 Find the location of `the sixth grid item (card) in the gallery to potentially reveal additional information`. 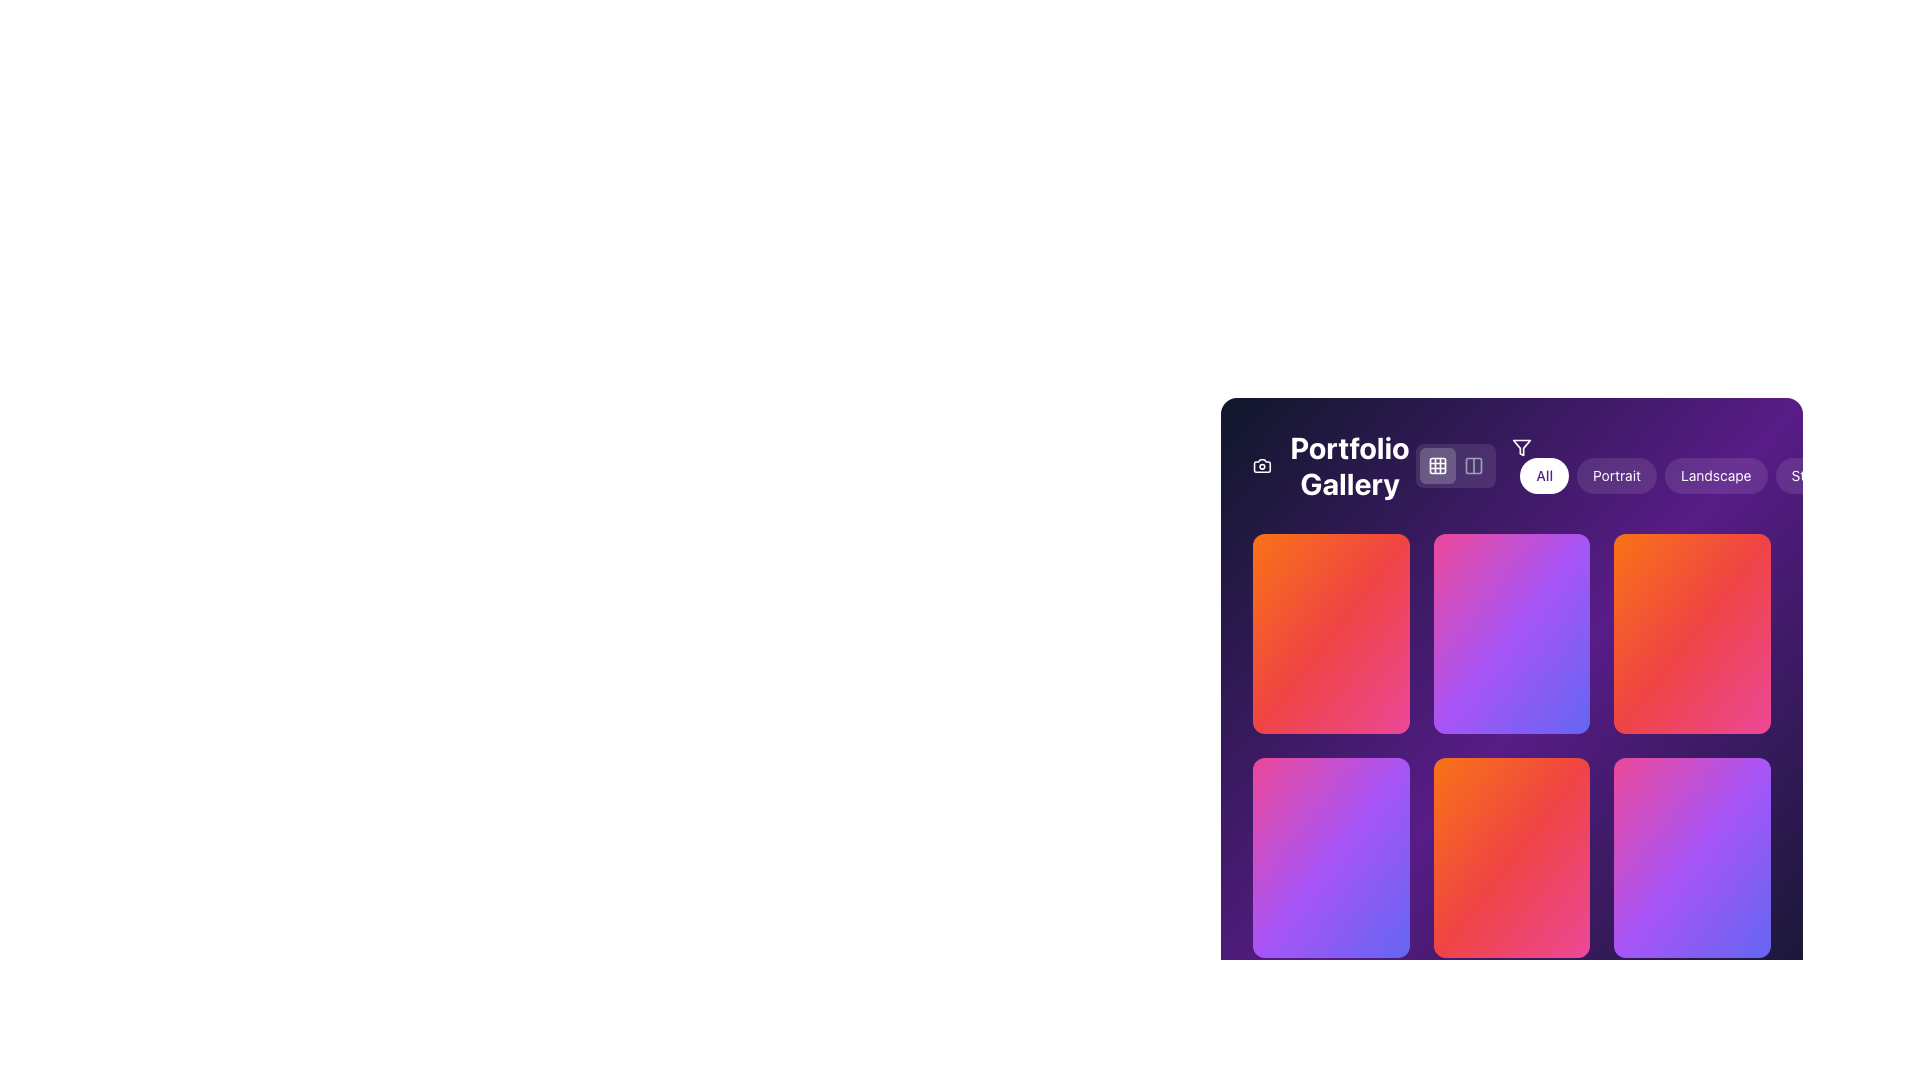

the sixth grid item (card) in the gallery to potentially reveal additional information is located at coordinates (1691, 856).